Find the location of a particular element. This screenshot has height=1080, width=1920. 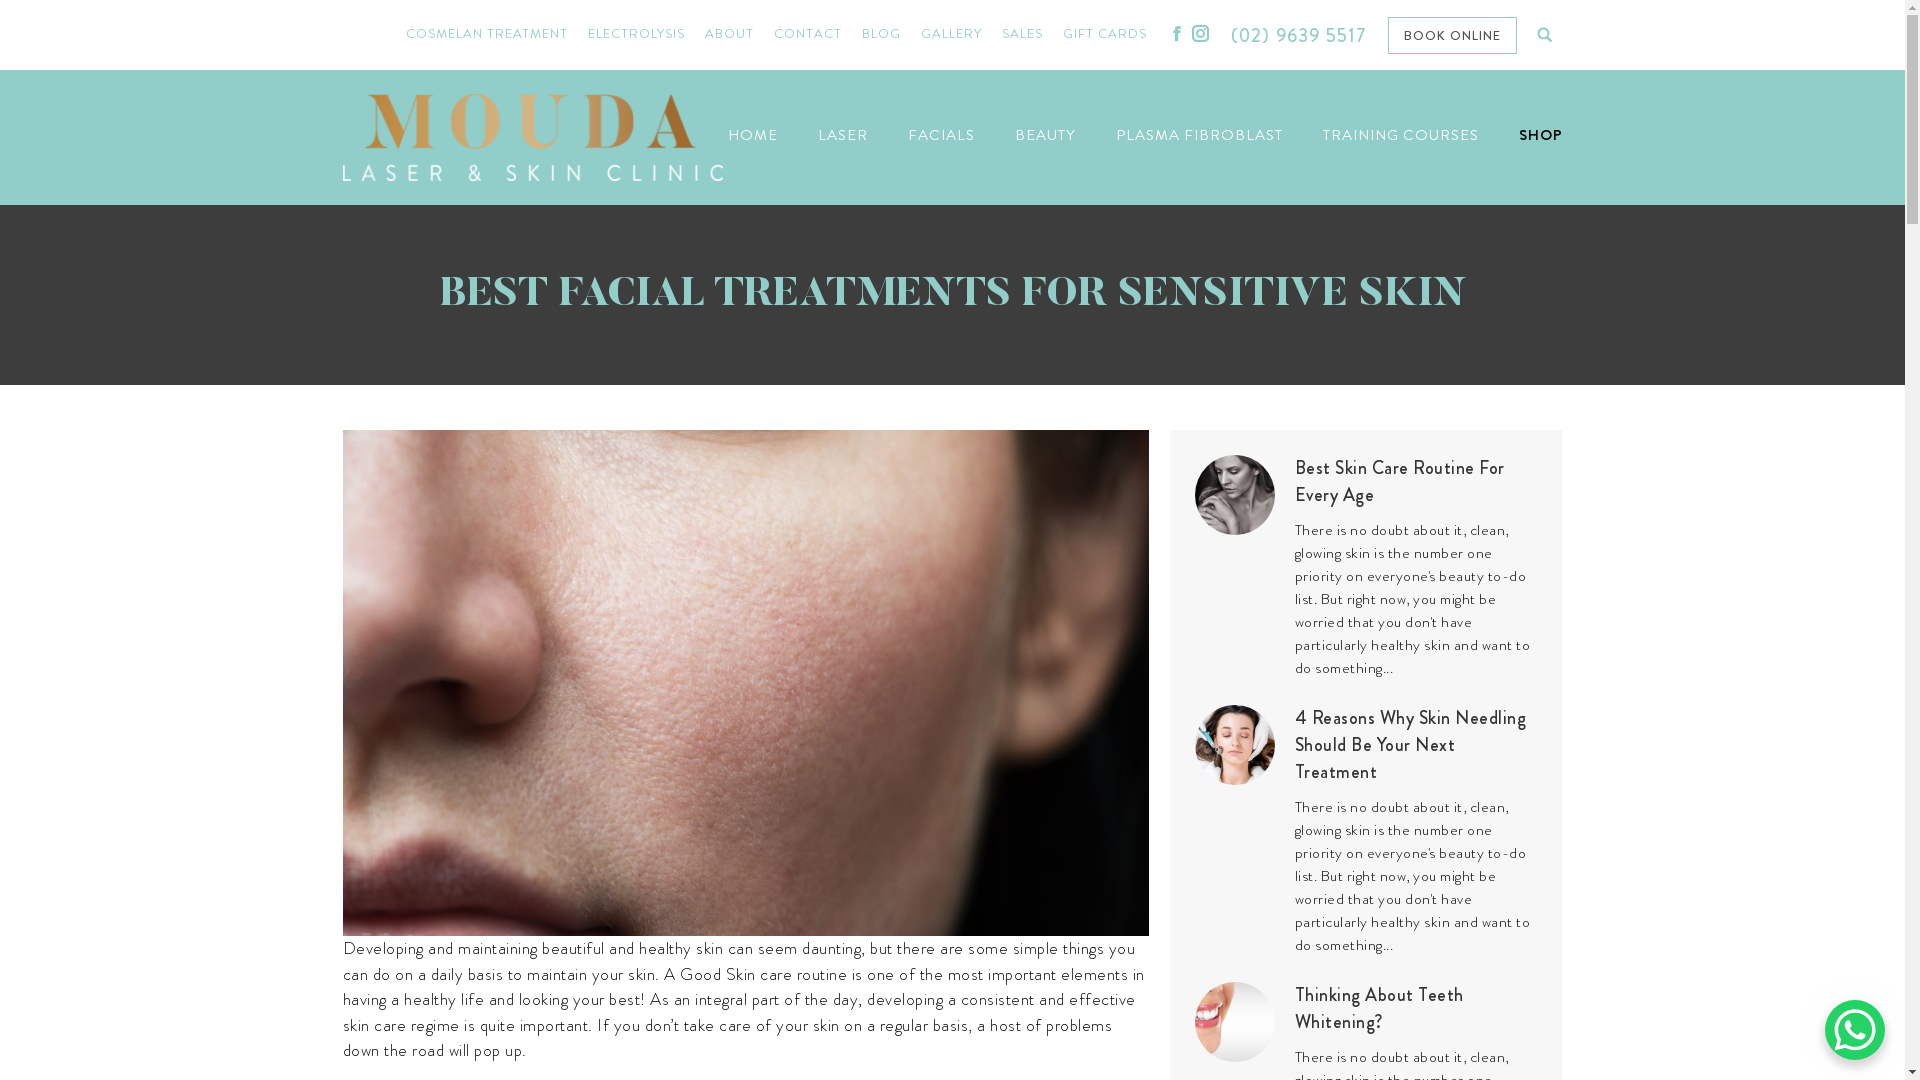

'GALLERY' is located at coordinates (950, 34).